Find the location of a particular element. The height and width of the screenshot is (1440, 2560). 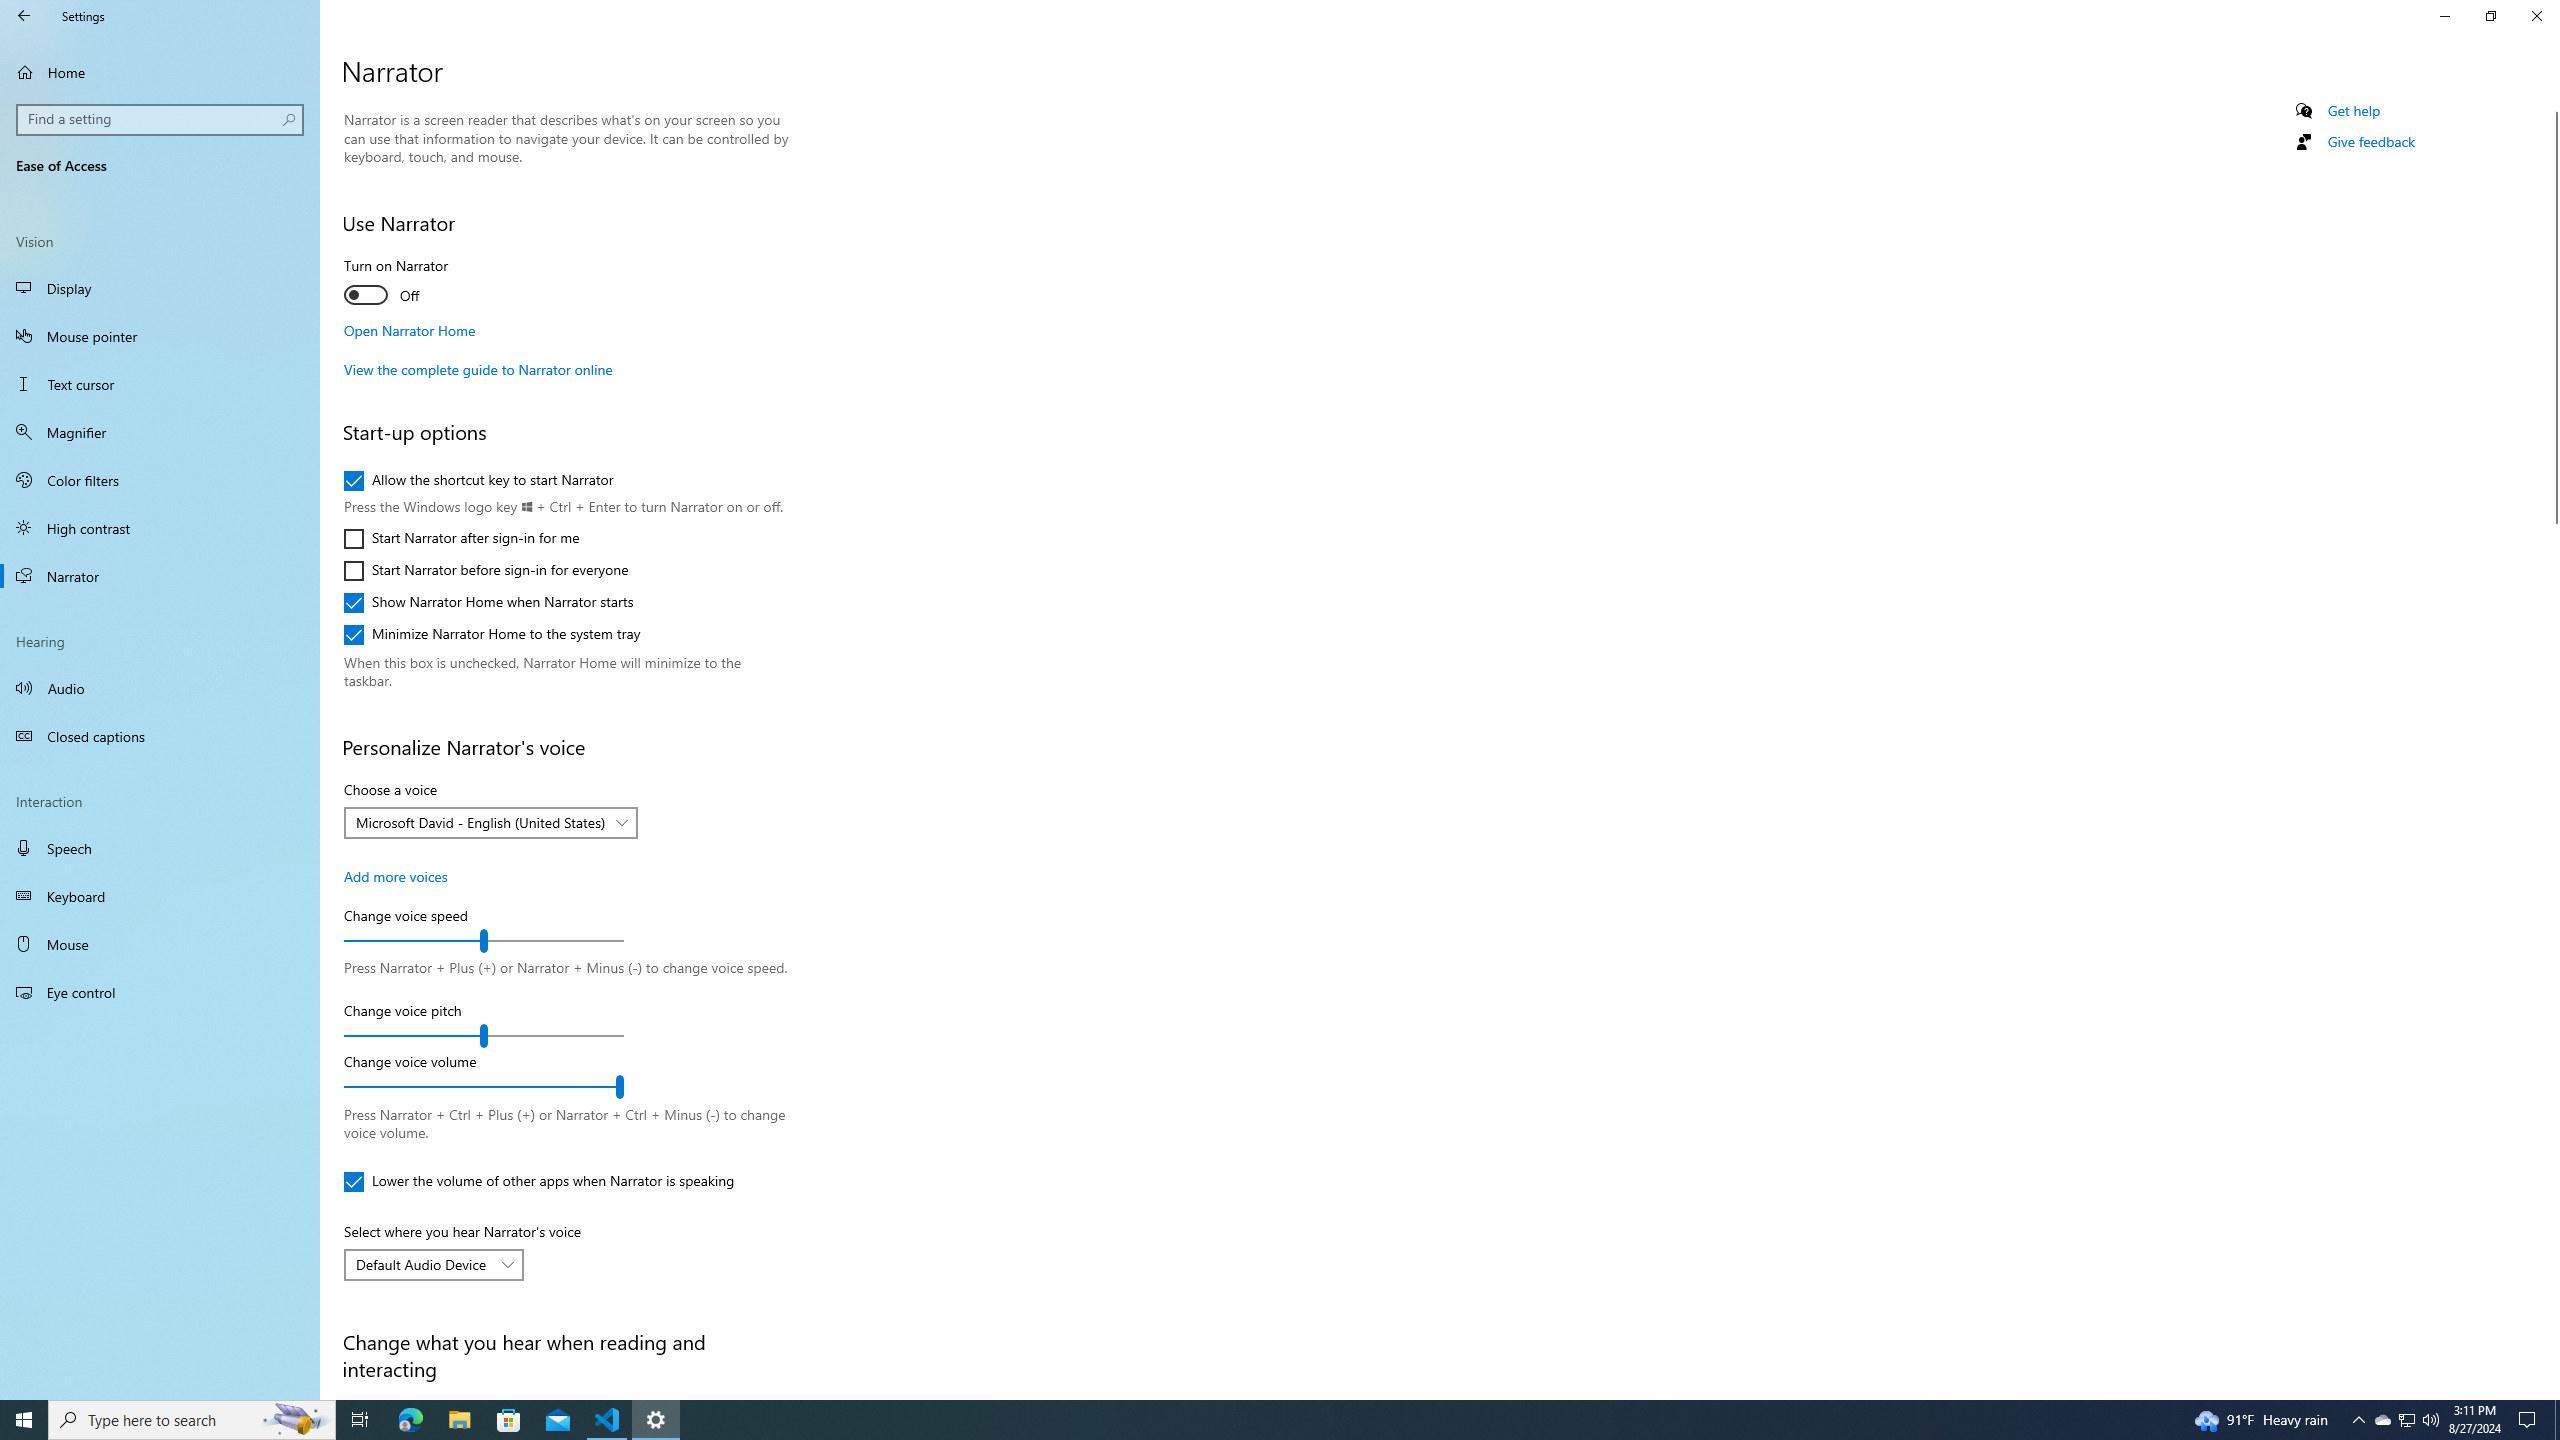

'Minimize Narrator Home to the system tray' is located at coordinates (490, 635).